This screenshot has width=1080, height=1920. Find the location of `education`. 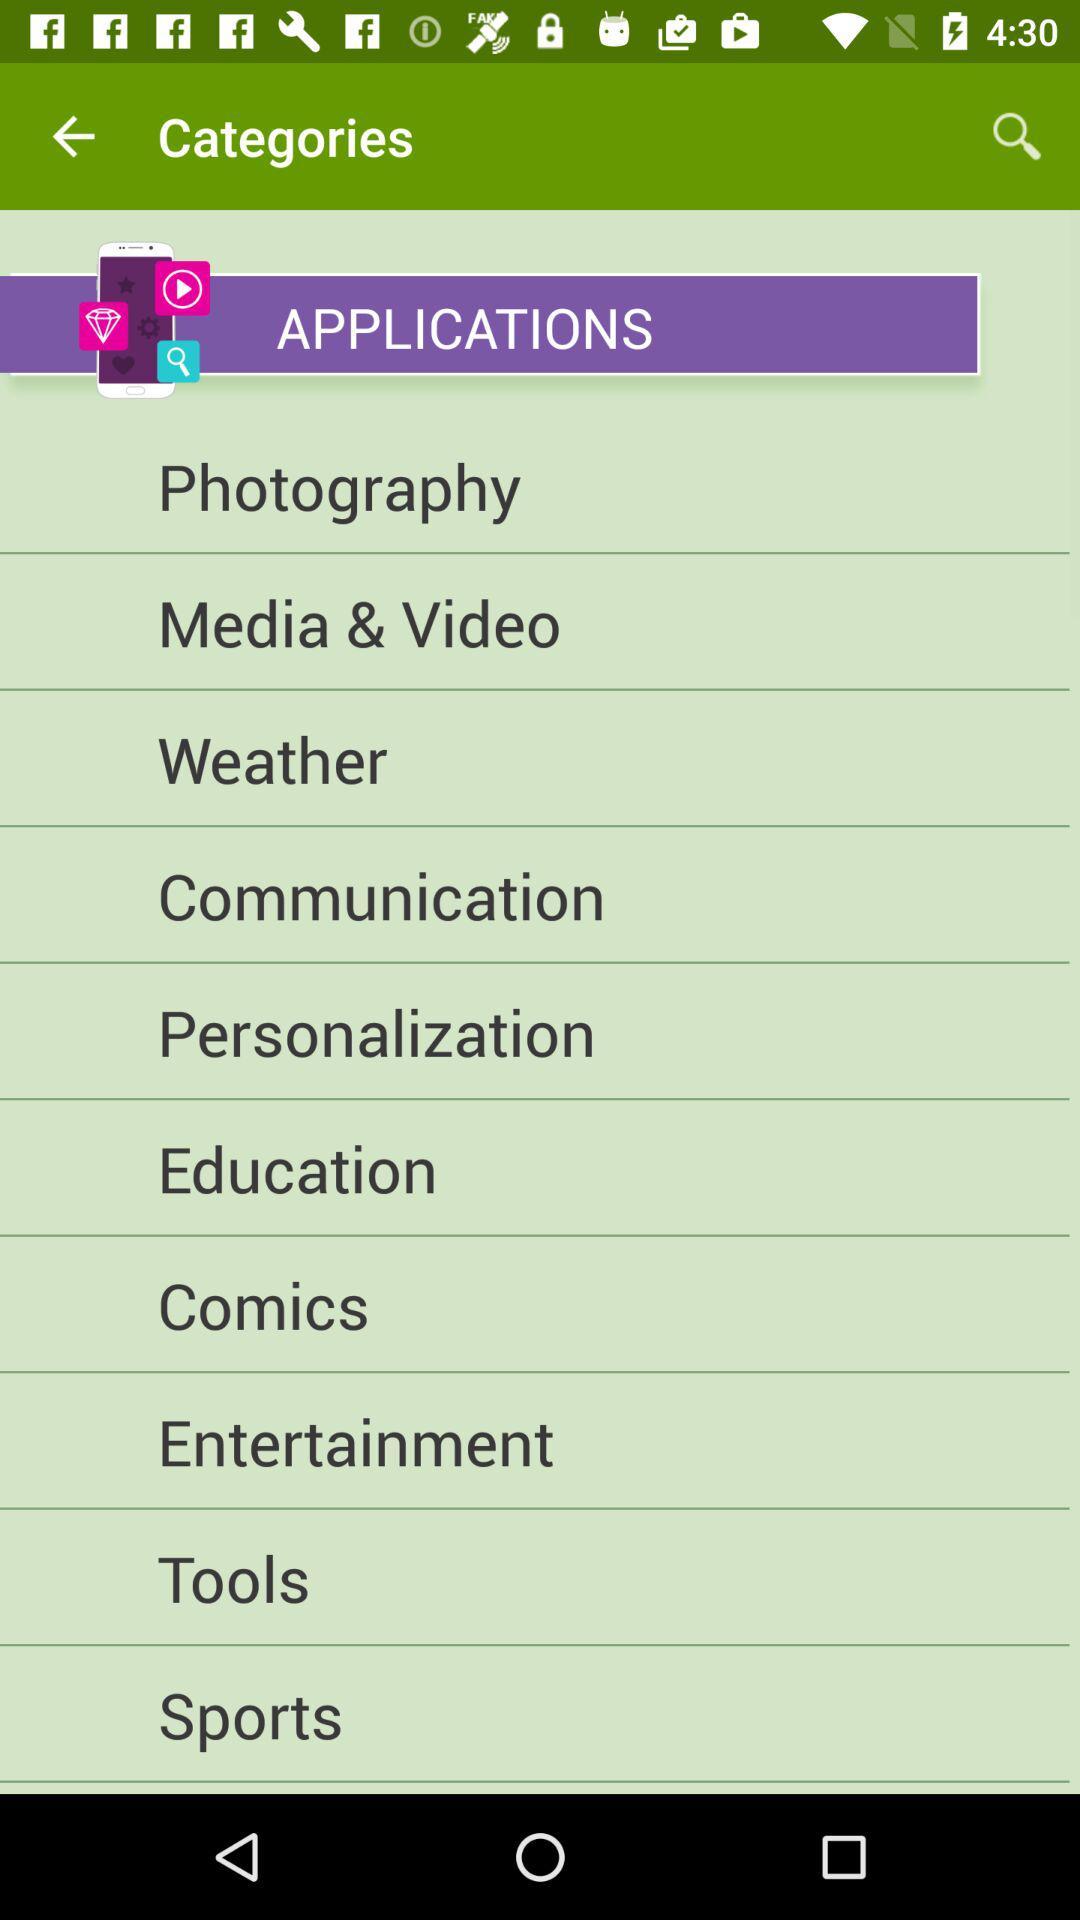

education is located at coordinates (533, 1168).